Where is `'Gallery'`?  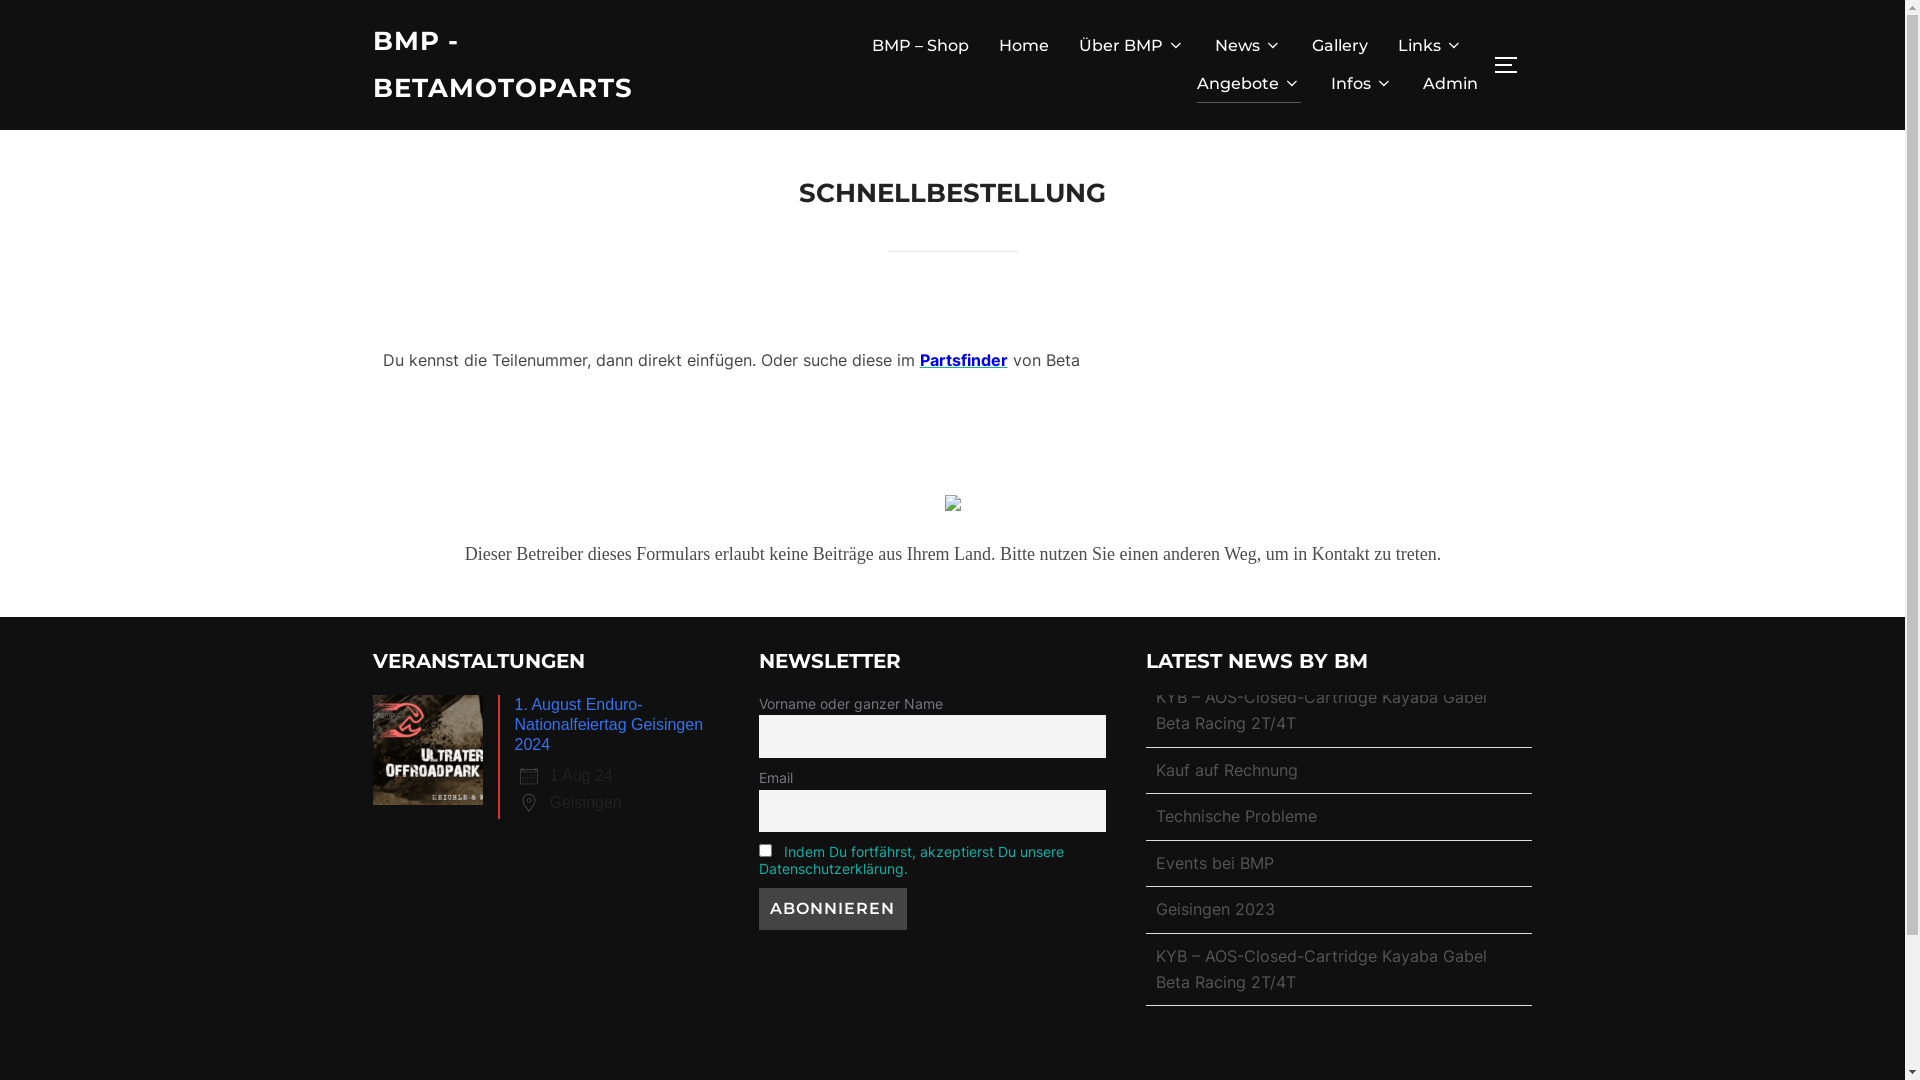
'Gallery' is located at coordinates (1339, 45).